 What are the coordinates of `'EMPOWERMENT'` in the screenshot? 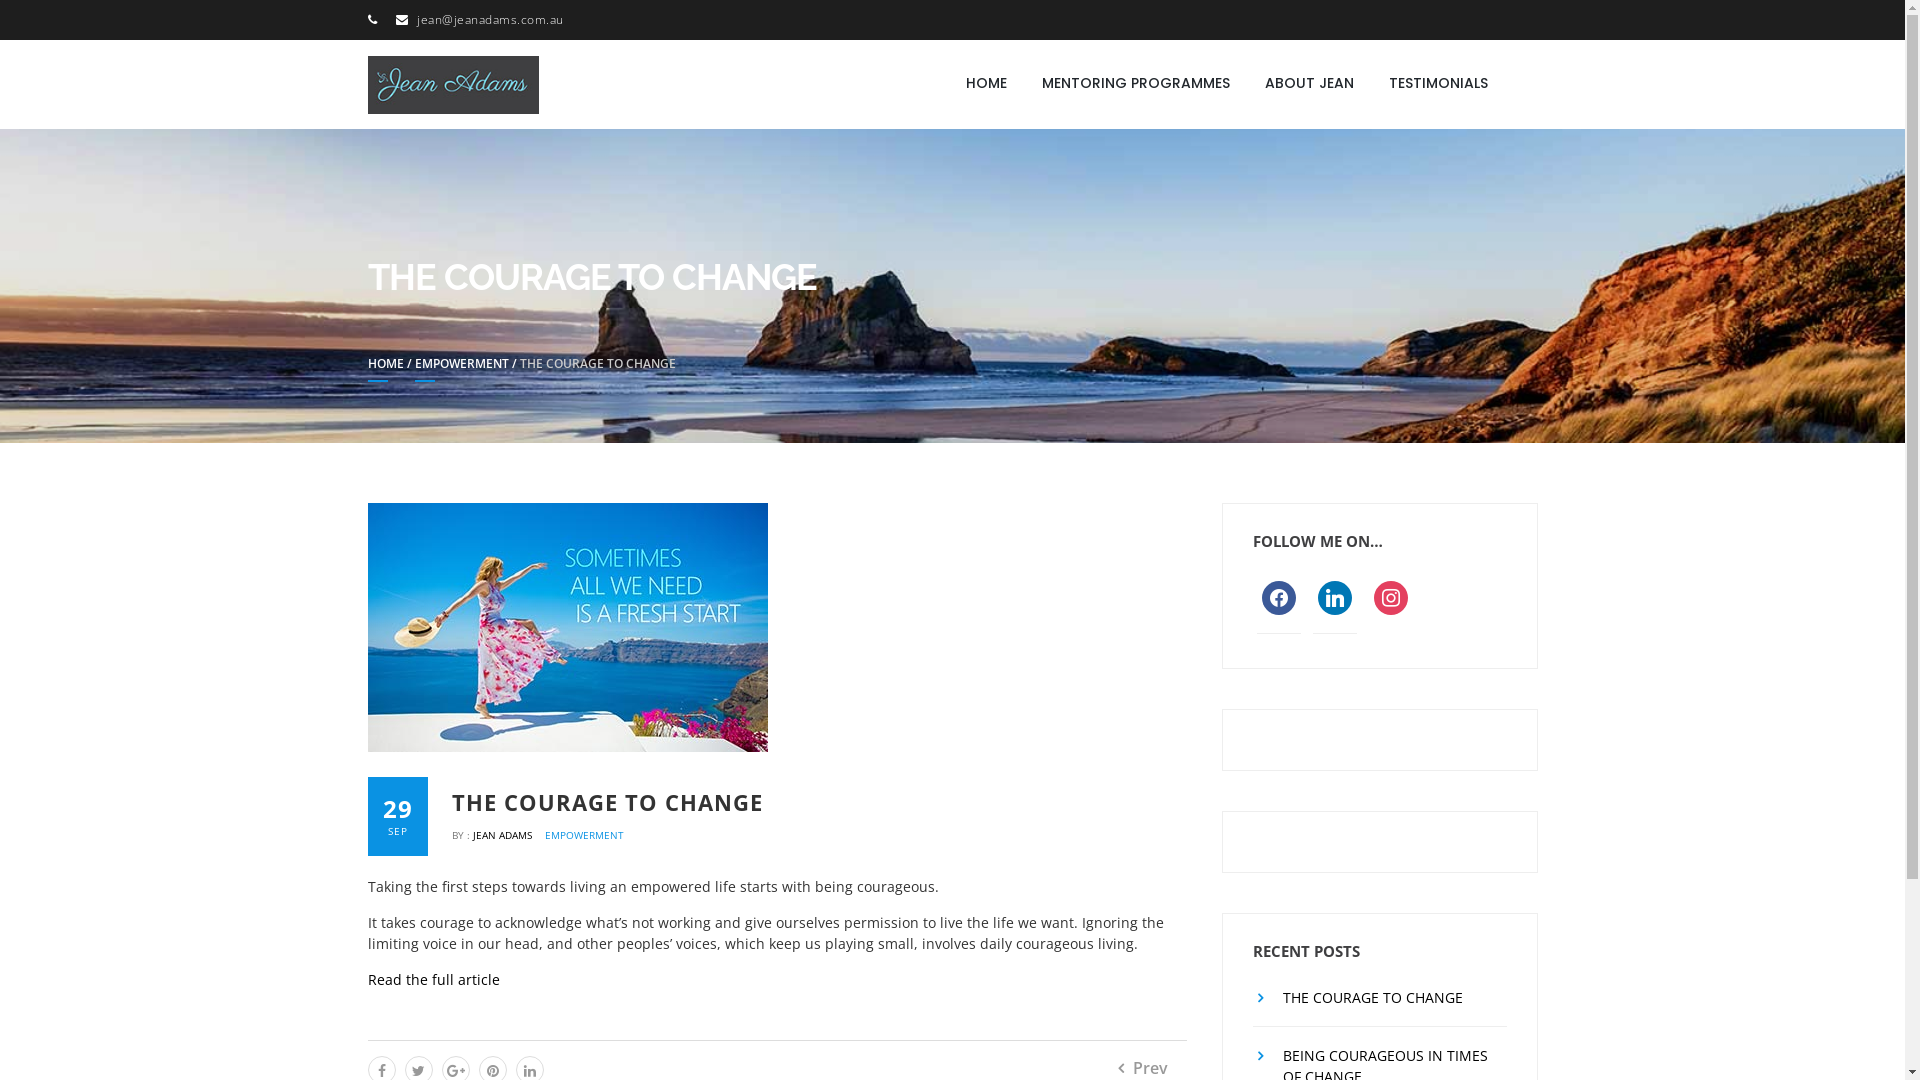 It's located at (459, 368).